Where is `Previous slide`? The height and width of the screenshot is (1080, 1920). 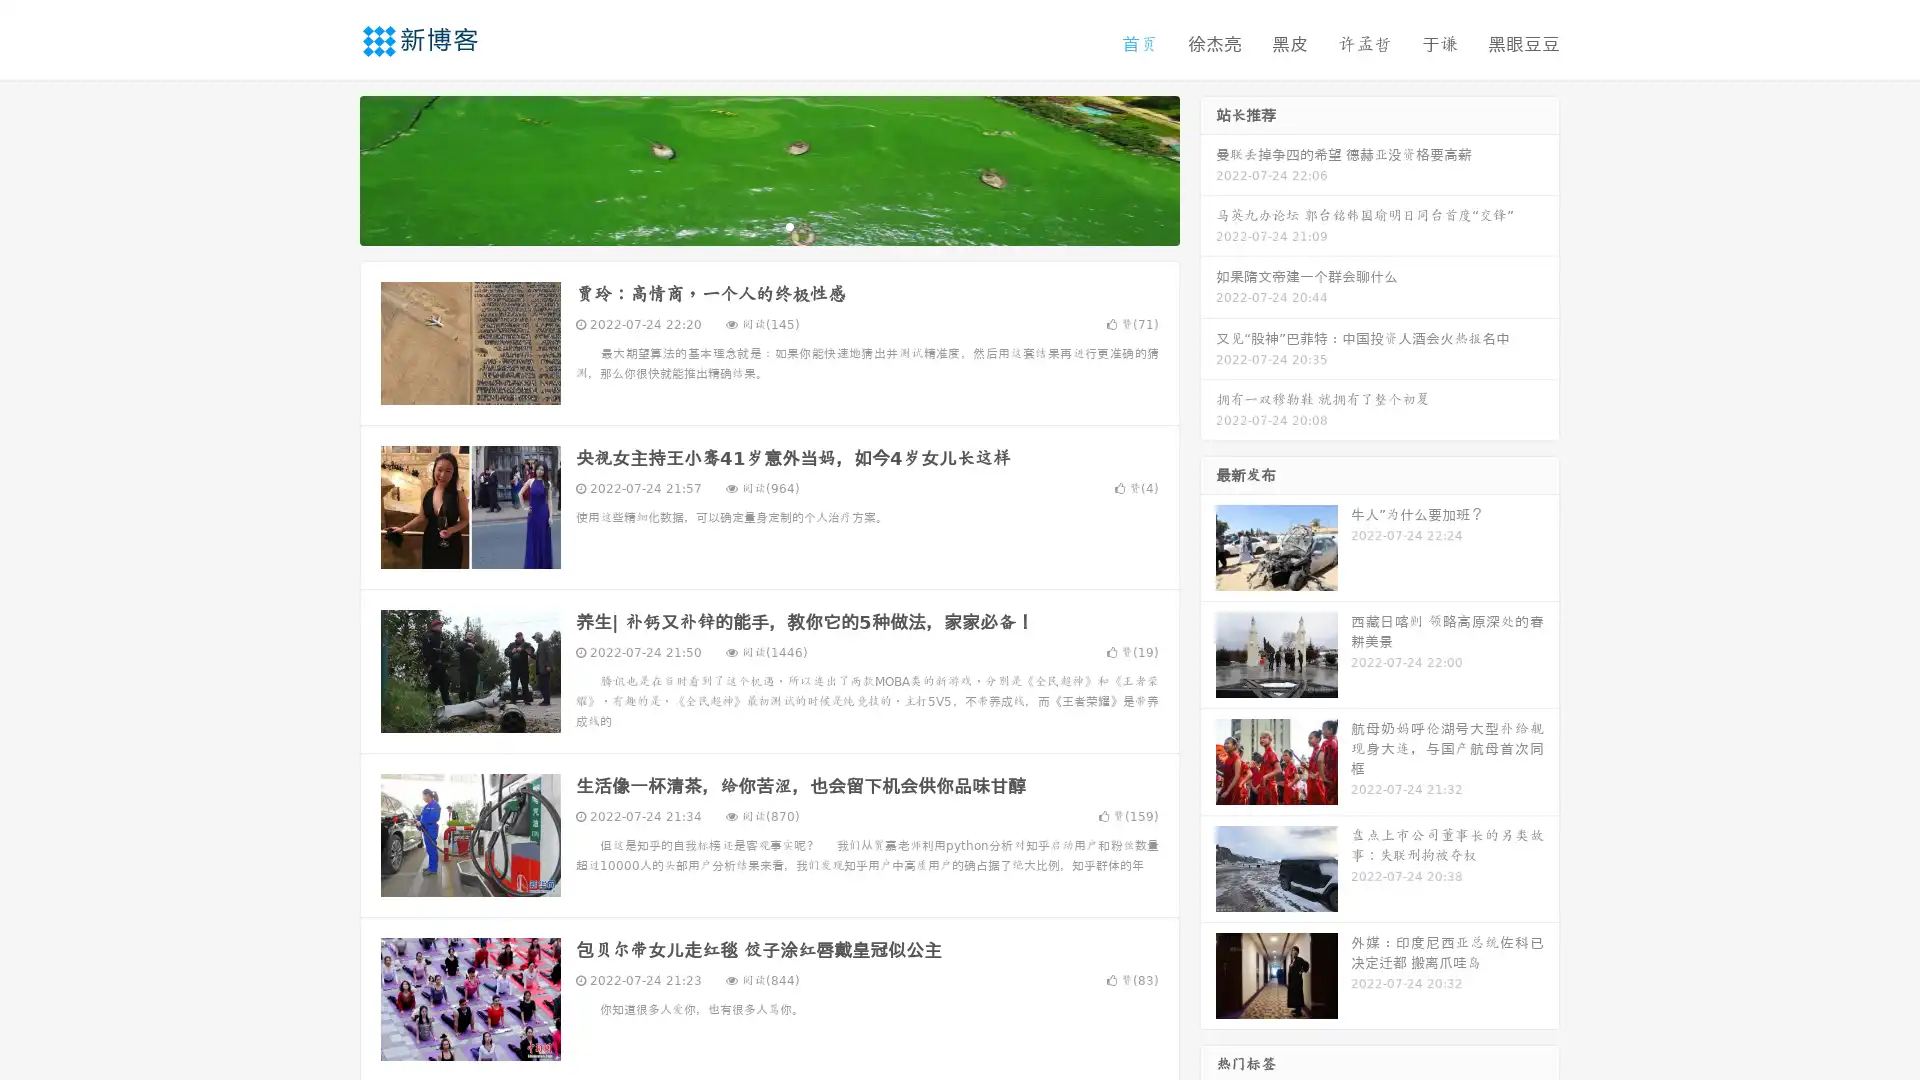 Previous slide is located at coordinates (330, 168).